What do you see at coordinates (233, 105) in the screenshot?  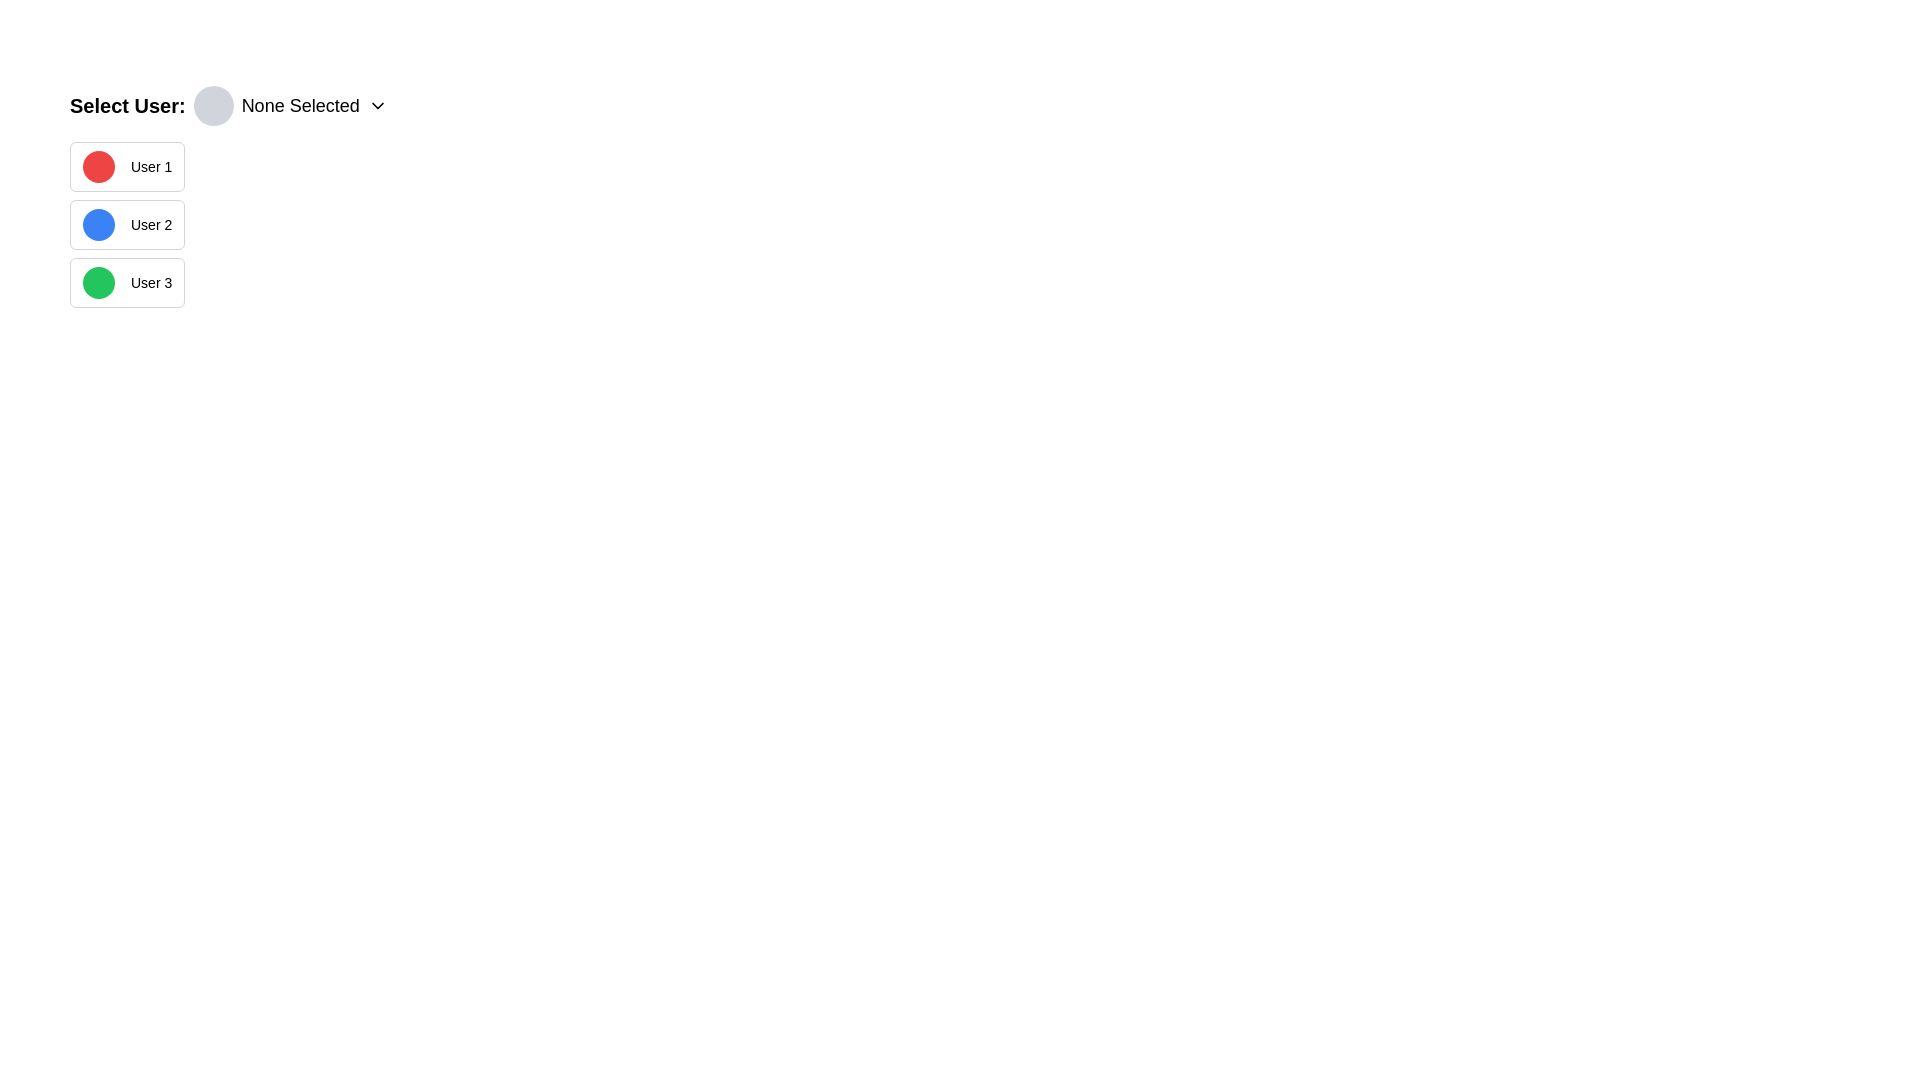 I see `the Dropdown selector labeled 'Select User:' which includes a gray circular avatar placeholder, the text 'None Selected,' and a chevron-down icon` at bounding box center [233, 105].